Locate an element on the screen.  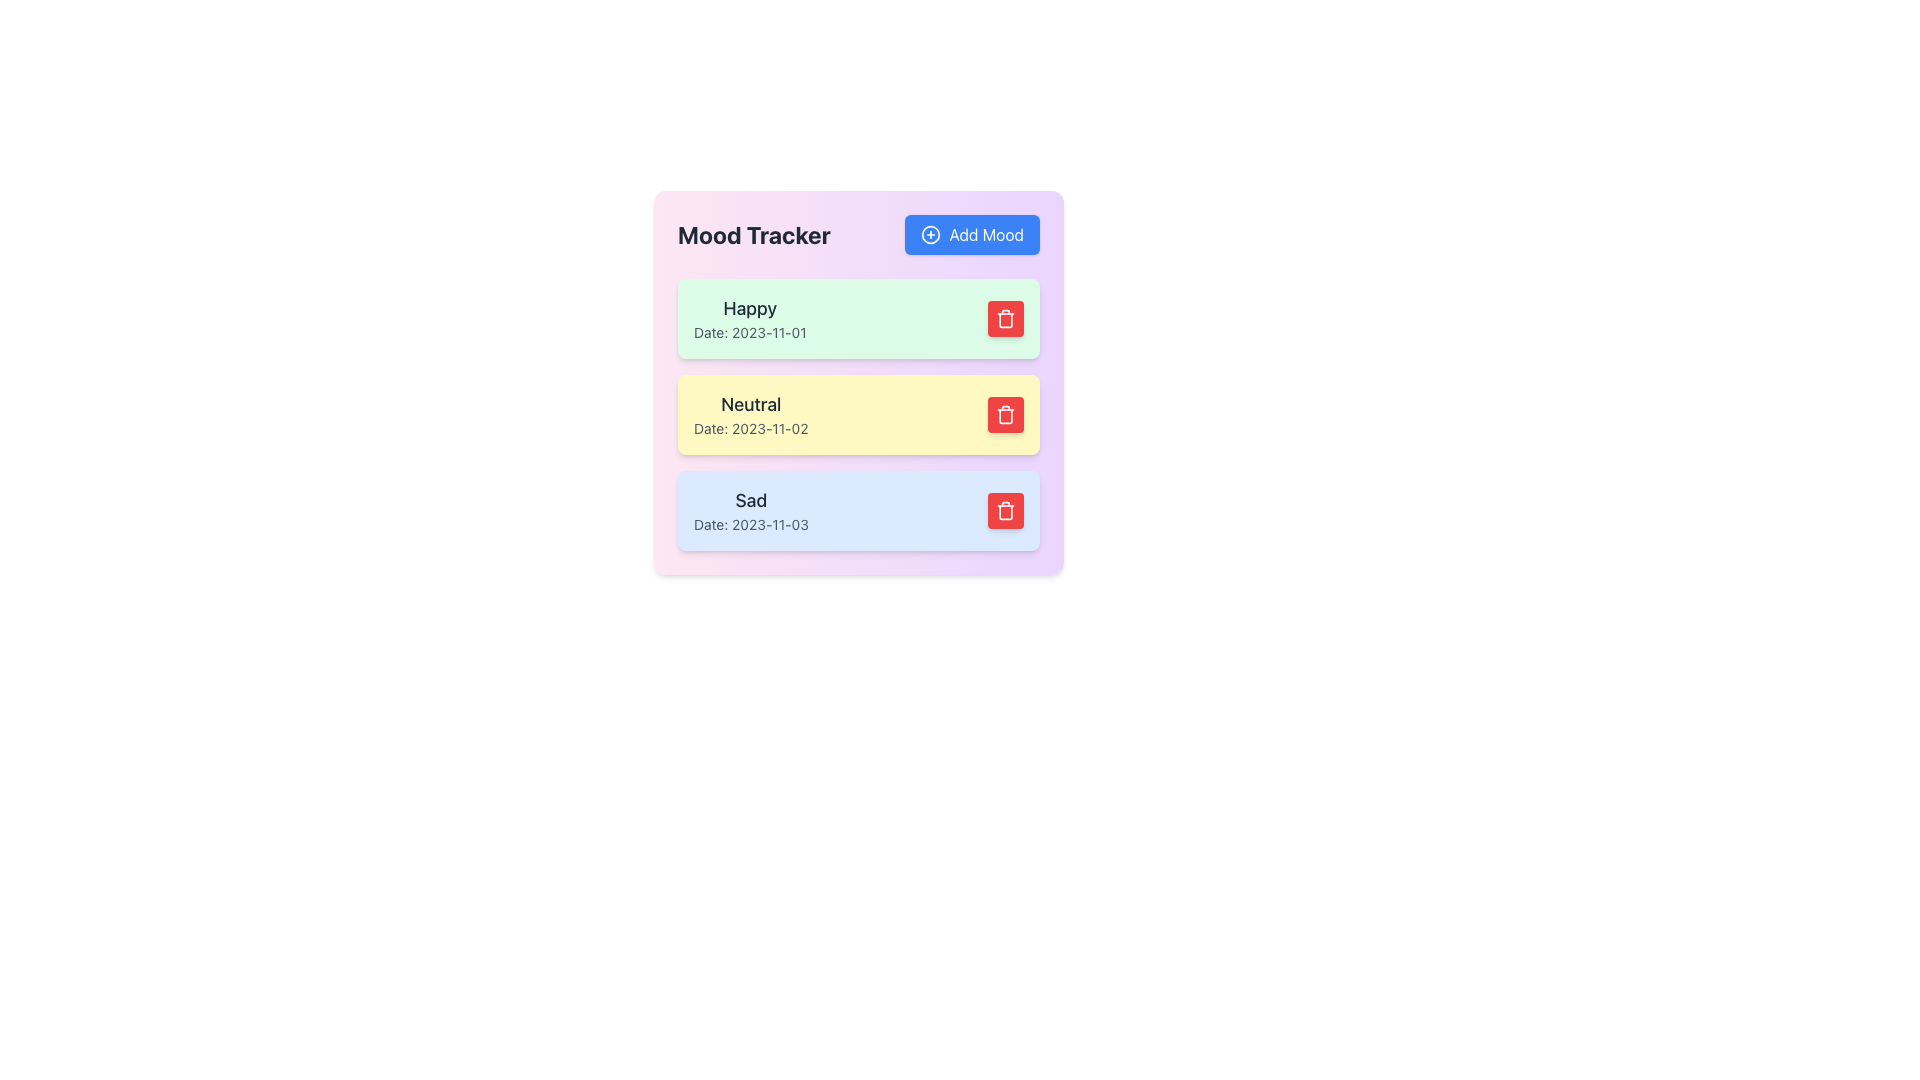
the delete icon, which is a red circular button located at the far-right end of the yellow item labeled 'Neutral' in the list of mood entries is located at coordinates (1006, 414).